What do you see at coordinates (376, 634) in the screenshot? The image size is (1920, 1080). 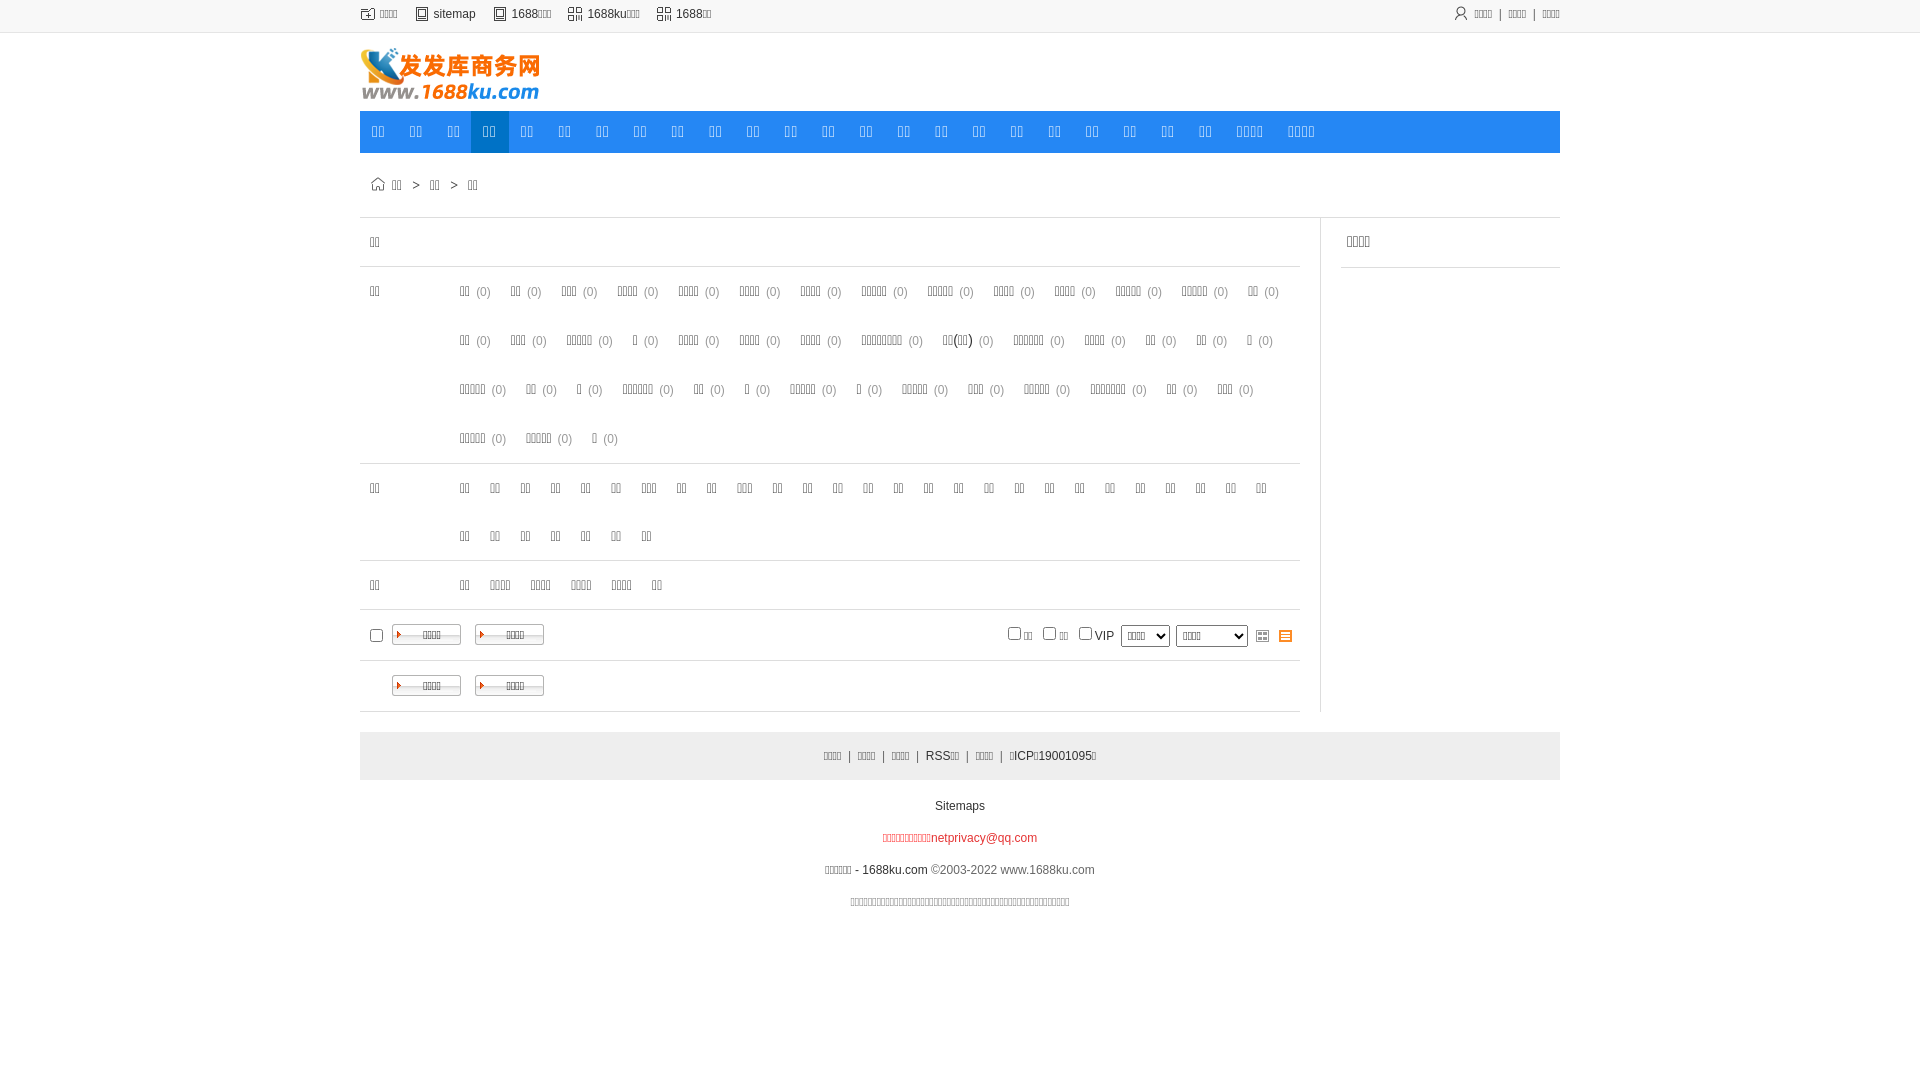 I see `'on'` at bounding box center [376, 634].